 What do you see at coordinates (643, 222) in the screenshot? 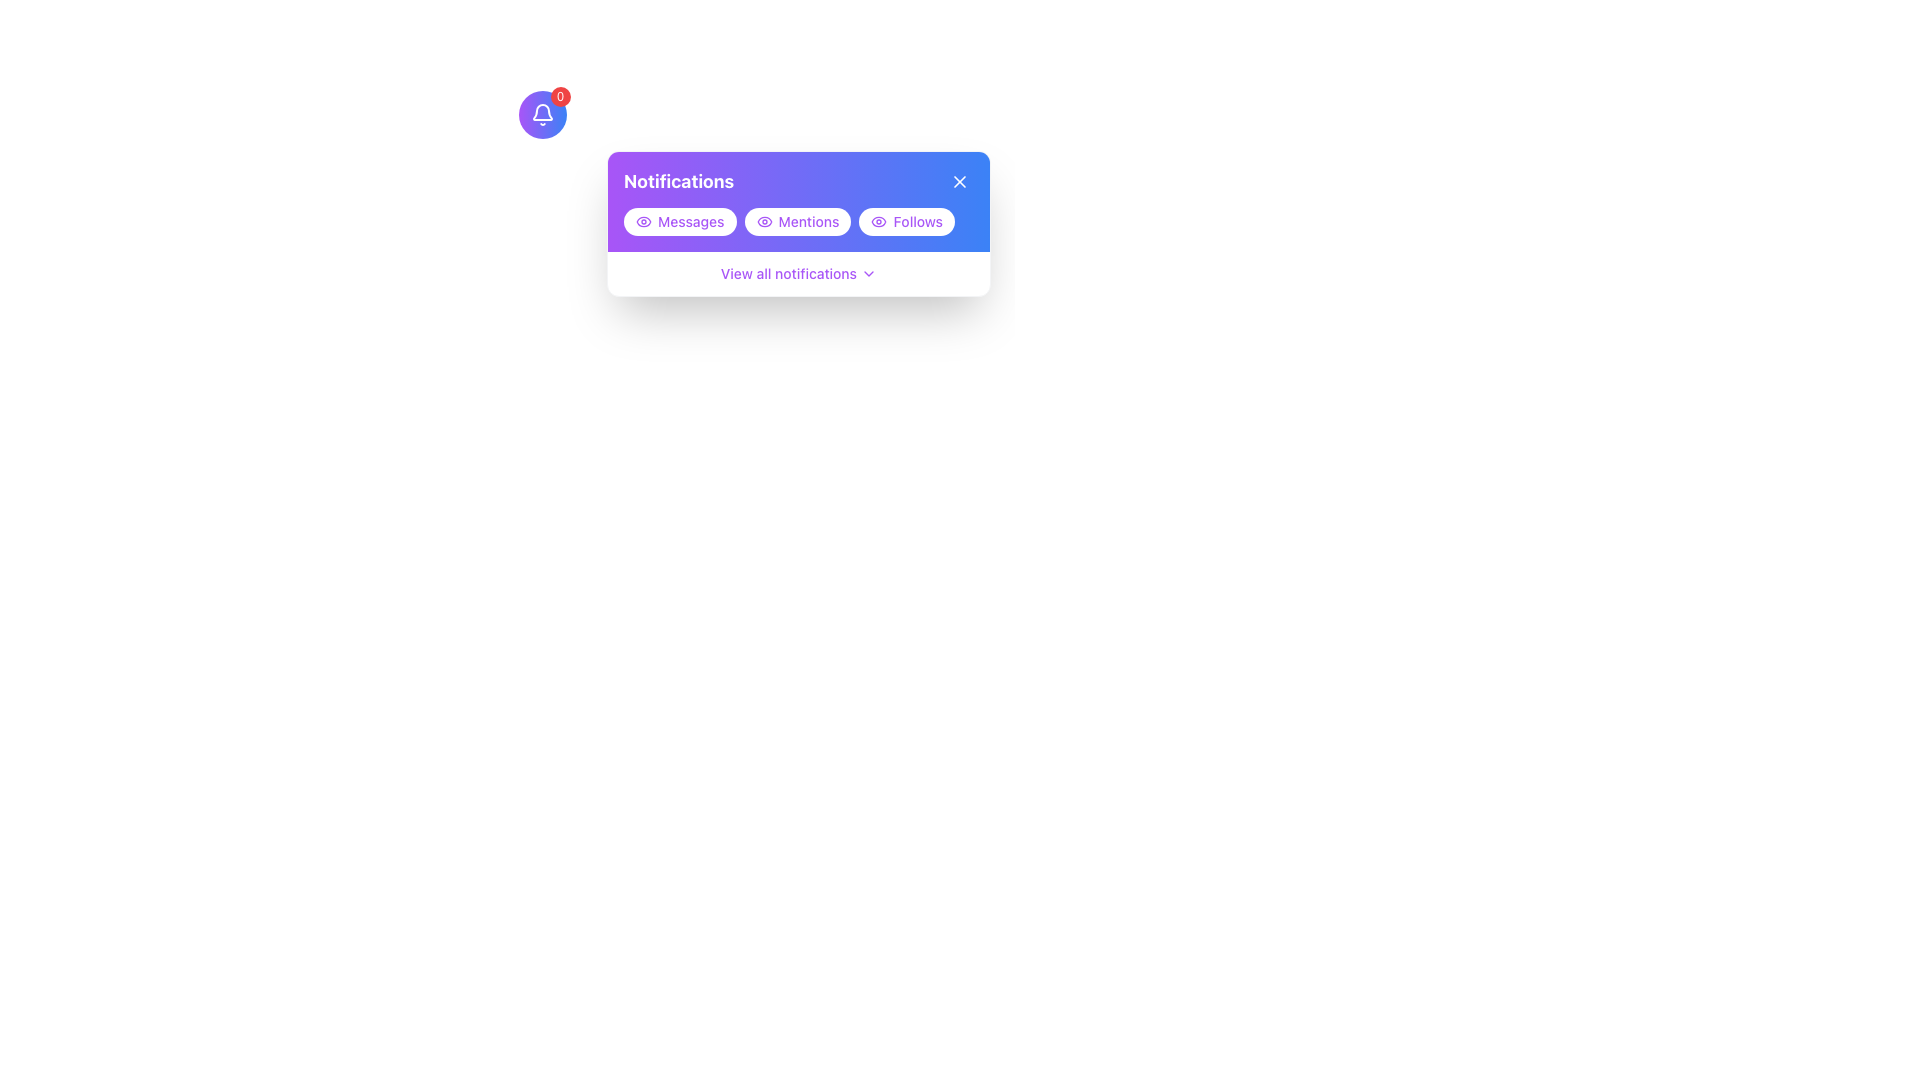
I see `the eye-shaped icon with a purple outline, located to the left of the 'Messages' text in the 'Notifications' button group` at bounding box center [643, 222].